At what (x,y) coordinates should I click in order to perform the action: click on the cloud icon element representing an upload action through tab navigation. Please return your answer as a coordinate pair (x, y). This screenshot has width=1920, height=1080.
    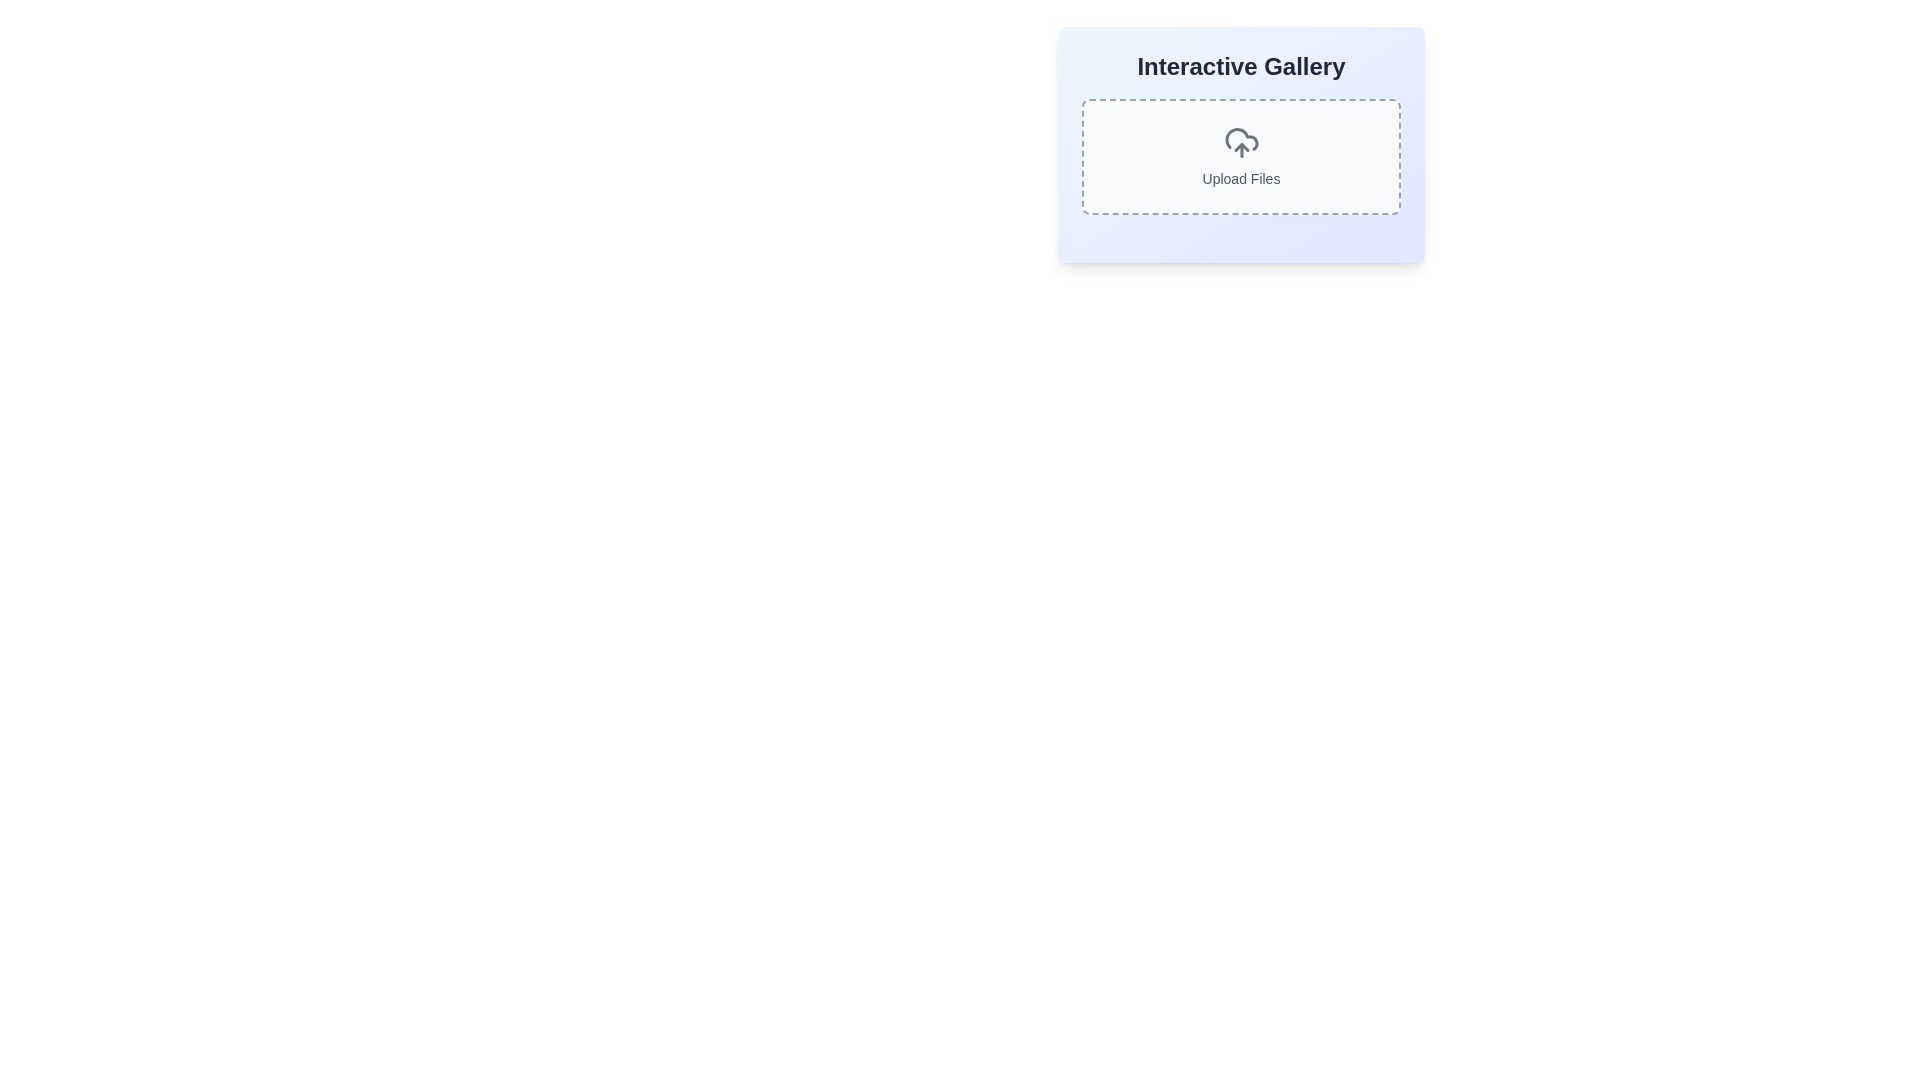
    Looking at the image, I should click on (1240, 138).